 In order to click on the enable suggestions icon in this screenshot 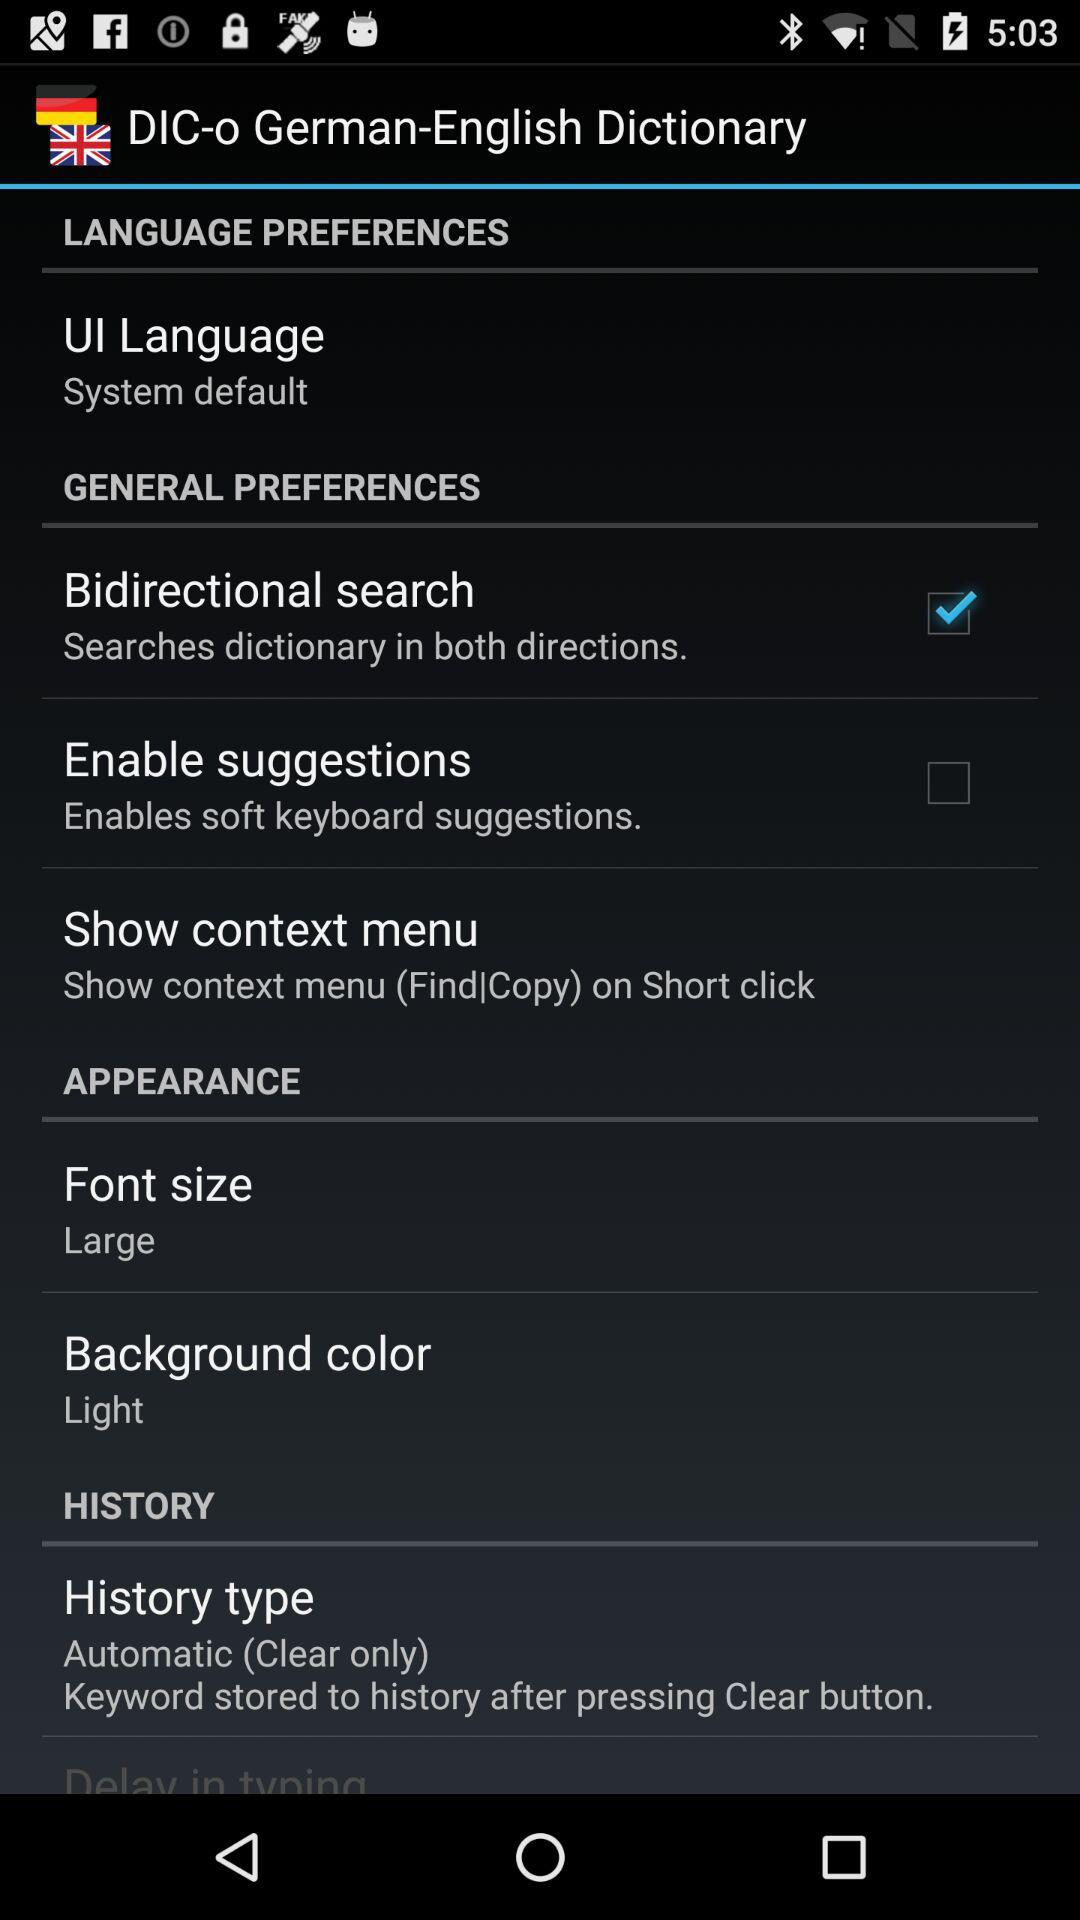, I will do `click(266, 756)`.